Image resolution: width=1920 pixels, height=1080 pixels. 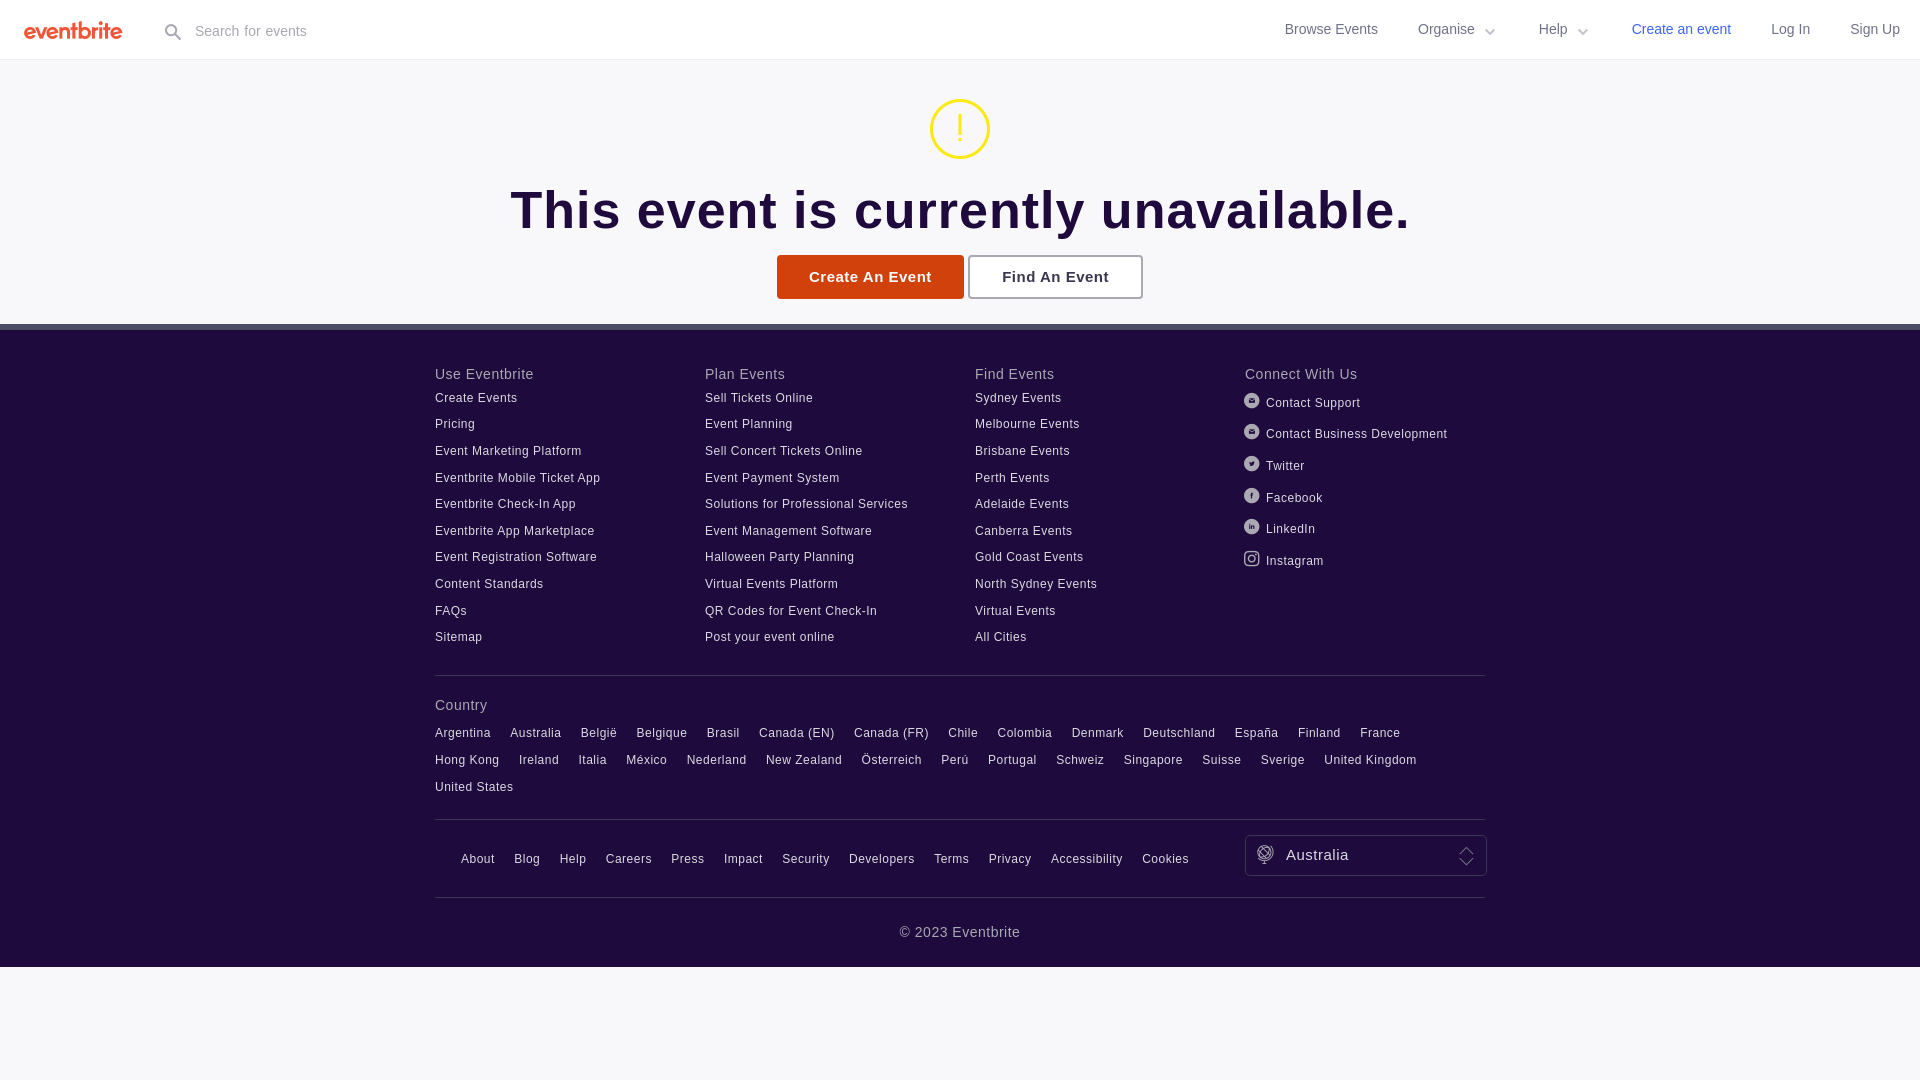 I want to click on 'Twitter', so click(x=1285, y=466).